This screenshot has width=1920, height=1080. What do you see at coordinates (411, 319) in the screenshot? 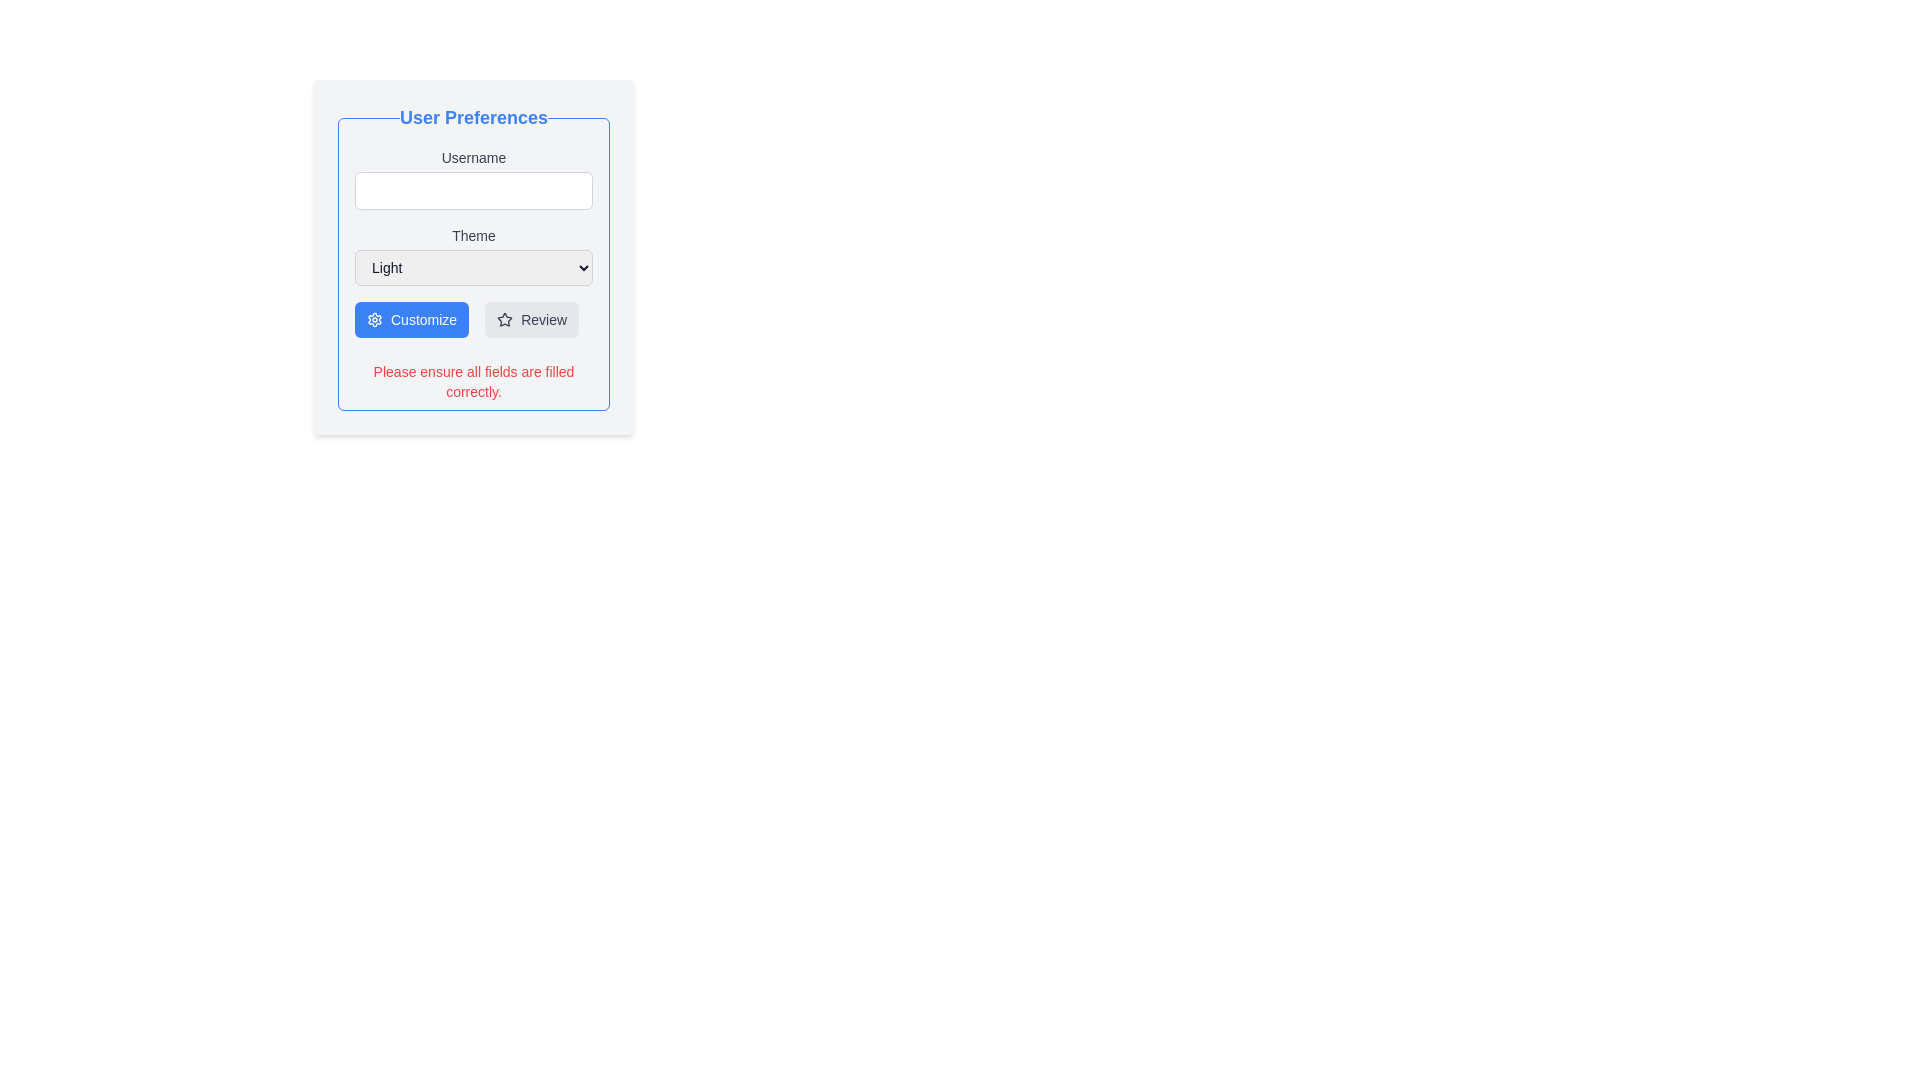
I see `the 'Customize' button, which has a blue background and white bold text` at bounding box center [411, 319].